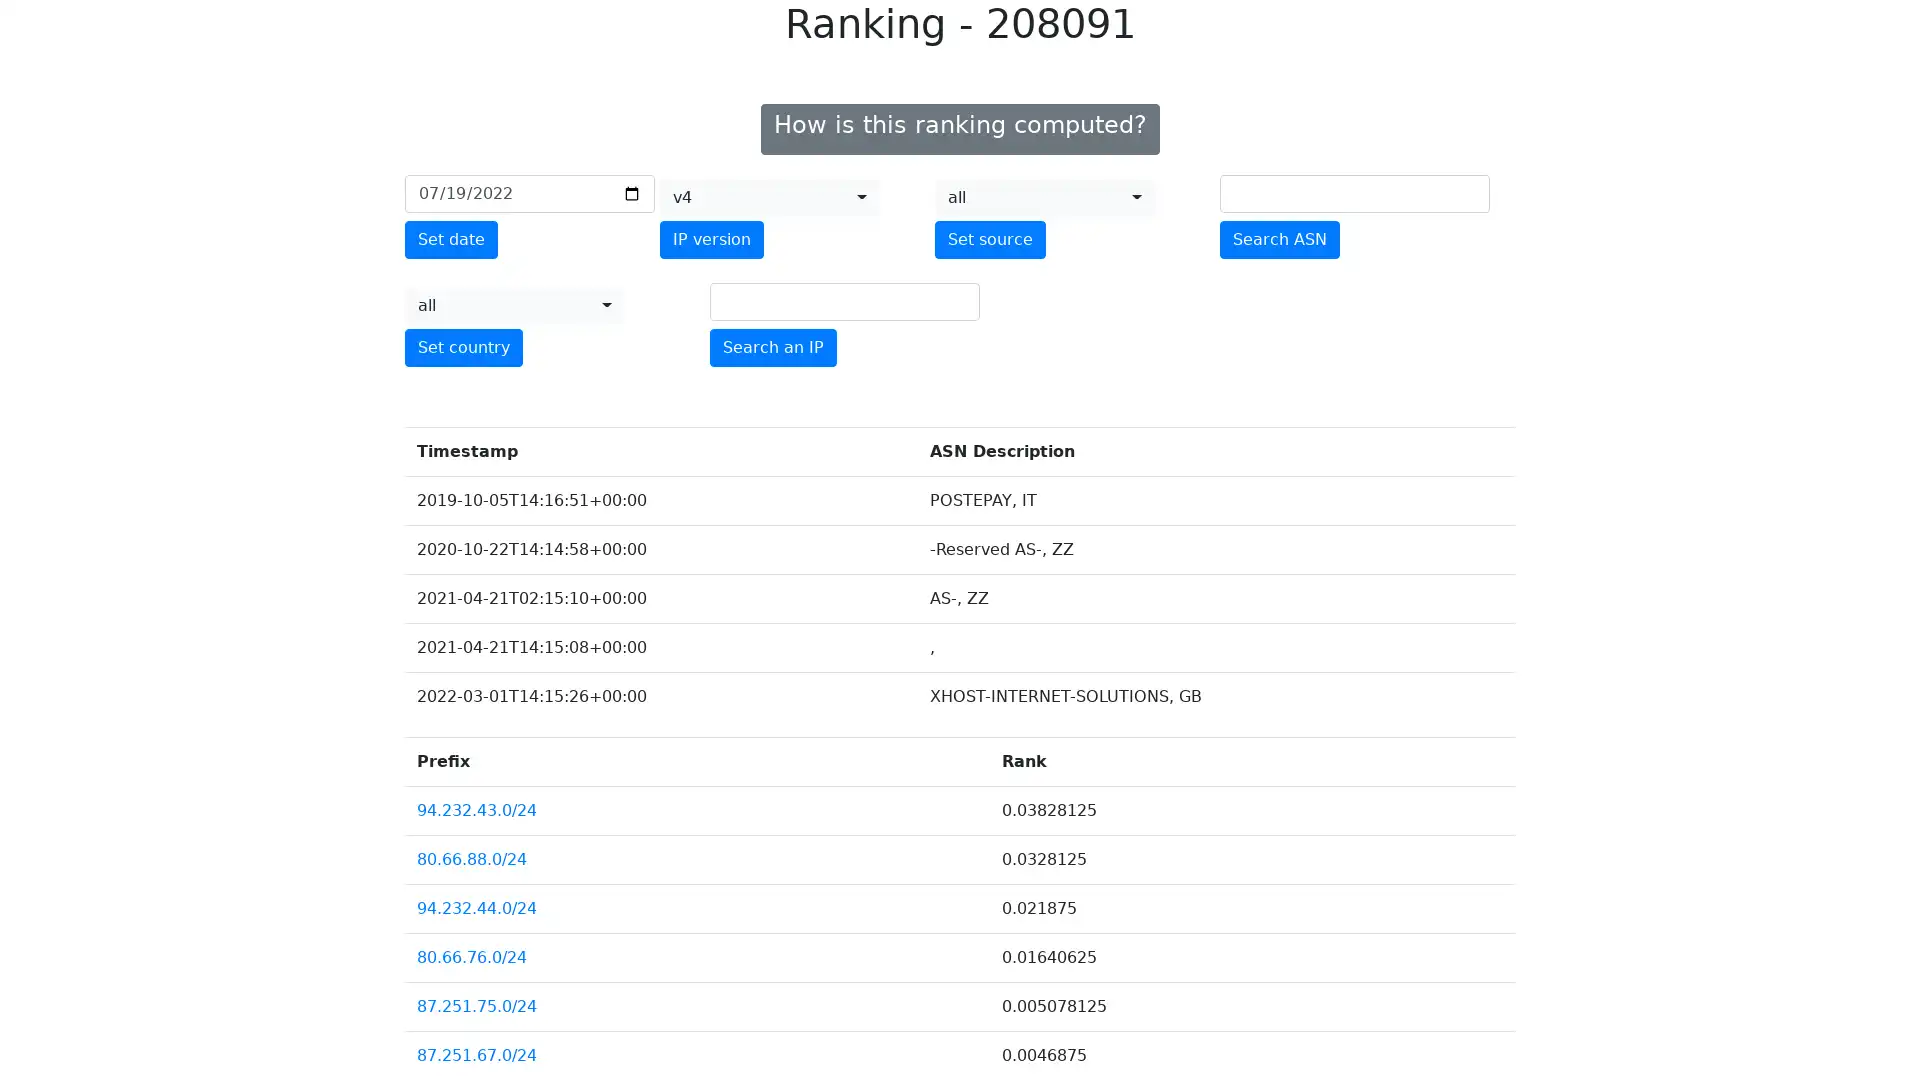 Image resolution: width=1920 pixels, height=1080 pixels. What do you see at coordinates (958, 128) in the screenshot?
I see `How is this ranking computed?` at bounding box center [958, 128].